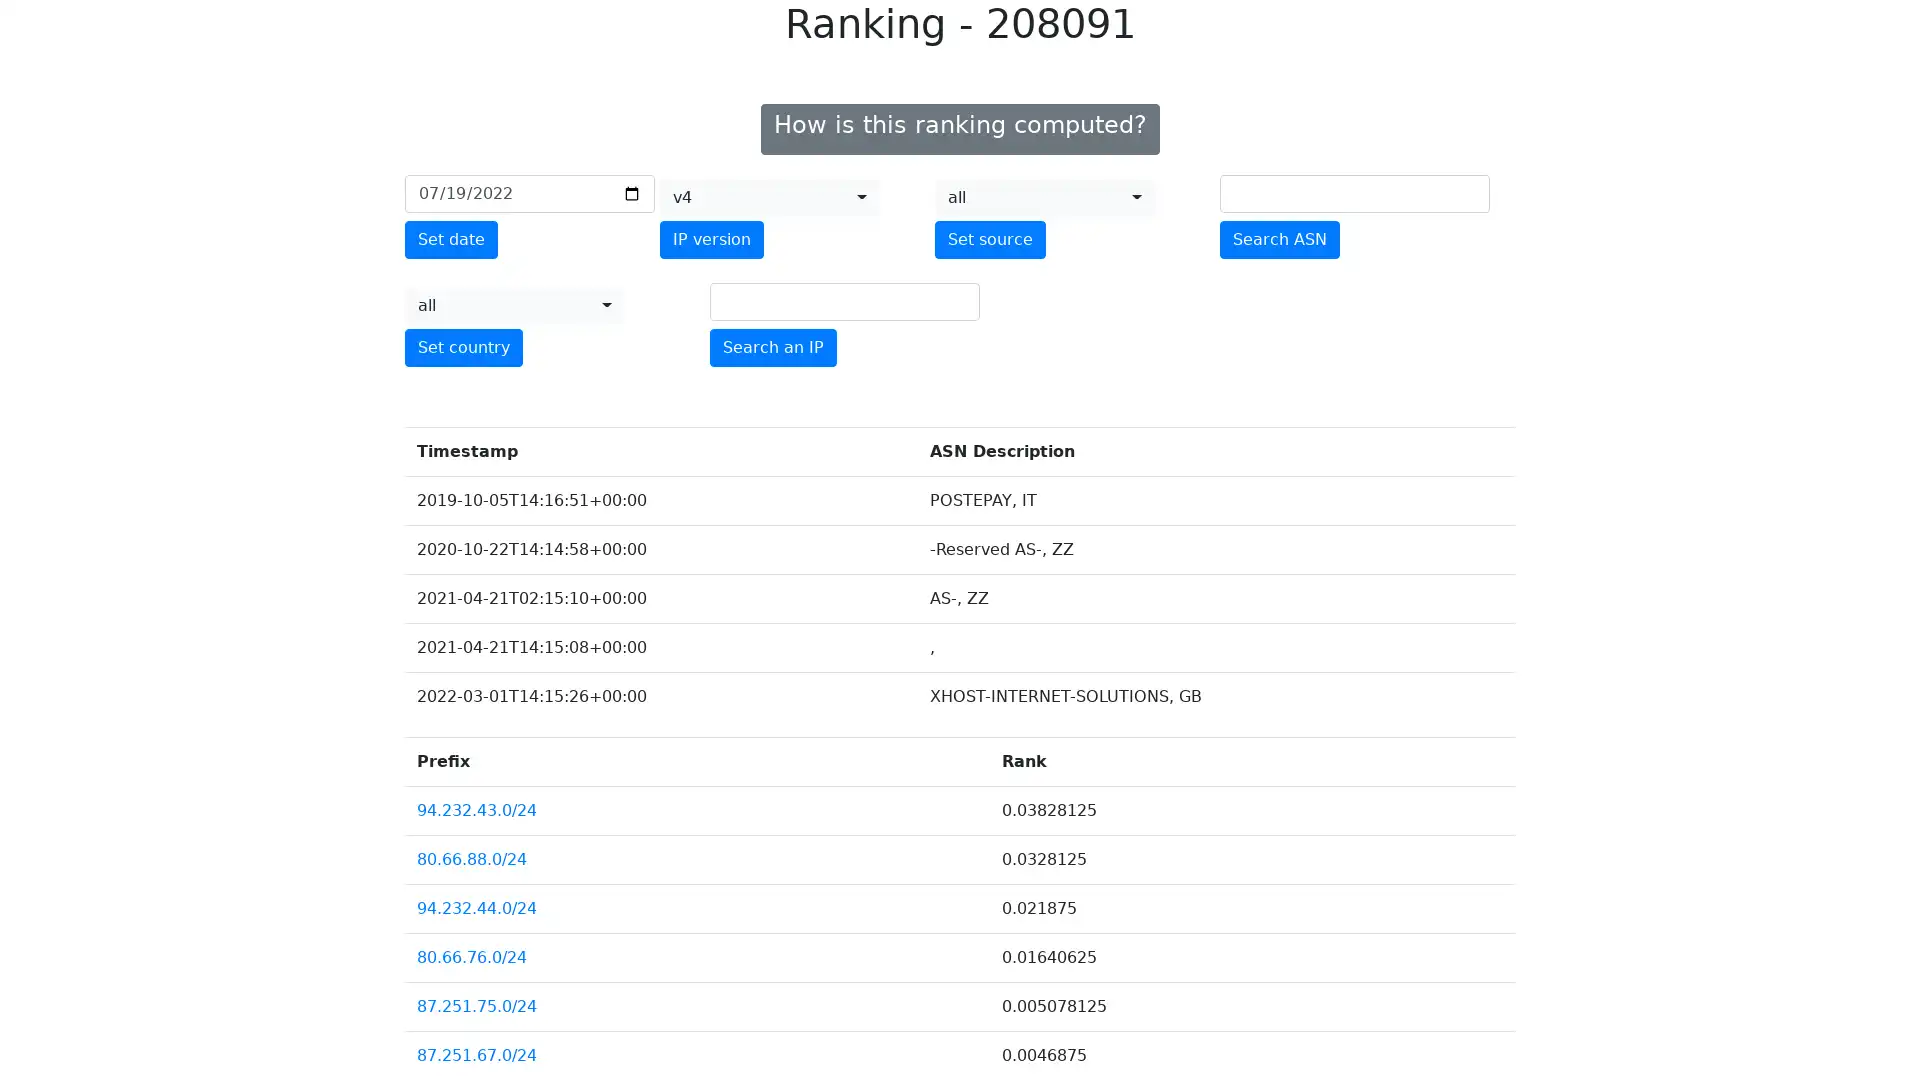 Image resolution: width=1920 pixels, height=1080 pixels. What do you see at coordinates (958, 128) in the screenshot?
I see `How is this ranking computed?` at bounding box center [958, 128].